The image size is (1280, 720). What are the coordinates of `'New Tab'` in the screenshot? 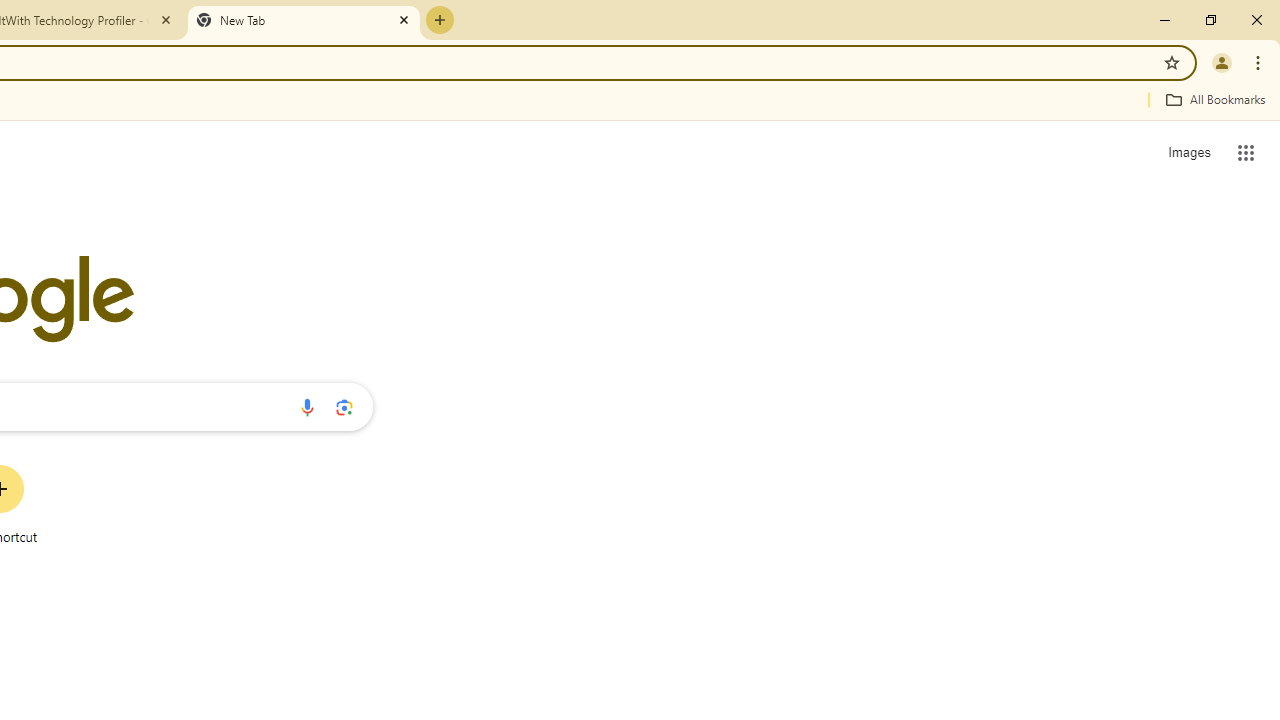 It's located at (303, 20).